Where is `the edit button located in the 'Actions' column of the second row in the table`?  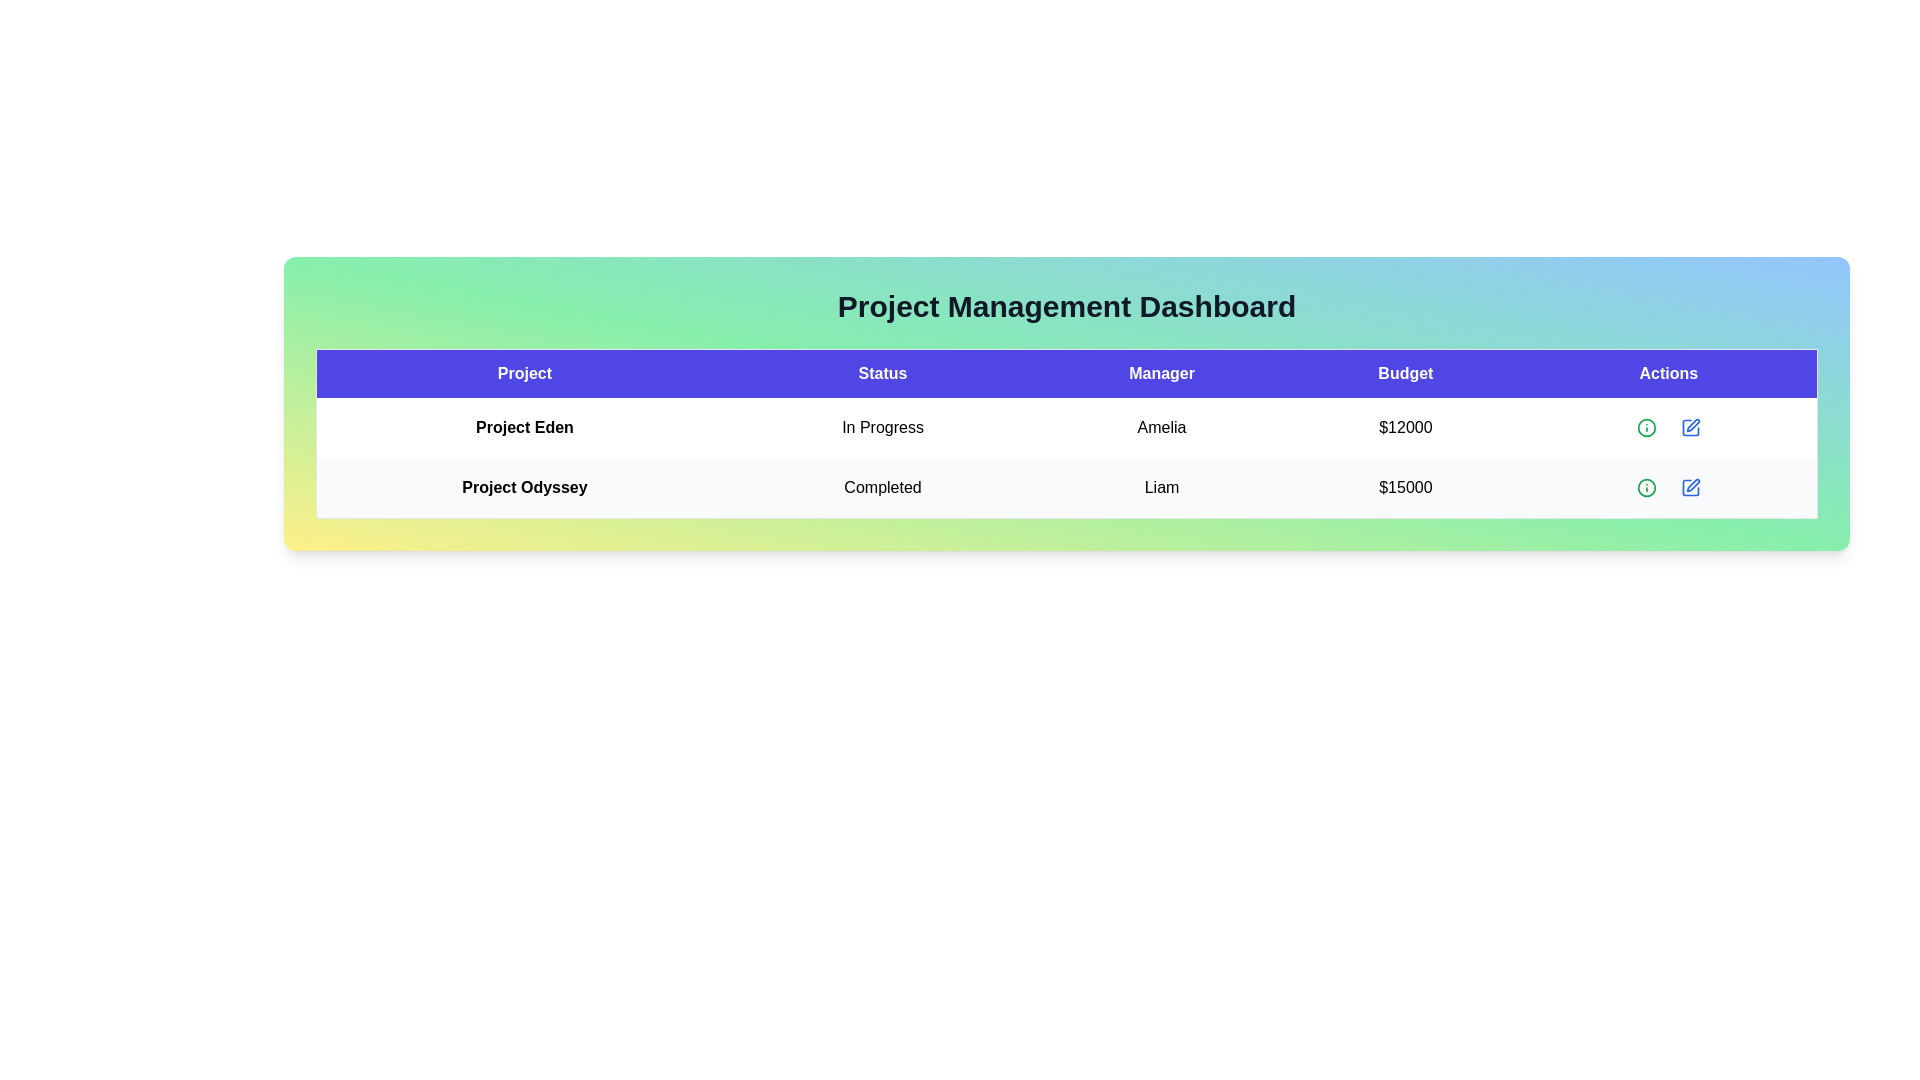 the edit button located in the 'Actions' column of the second row in the table is located at coordinates (1689, 427).